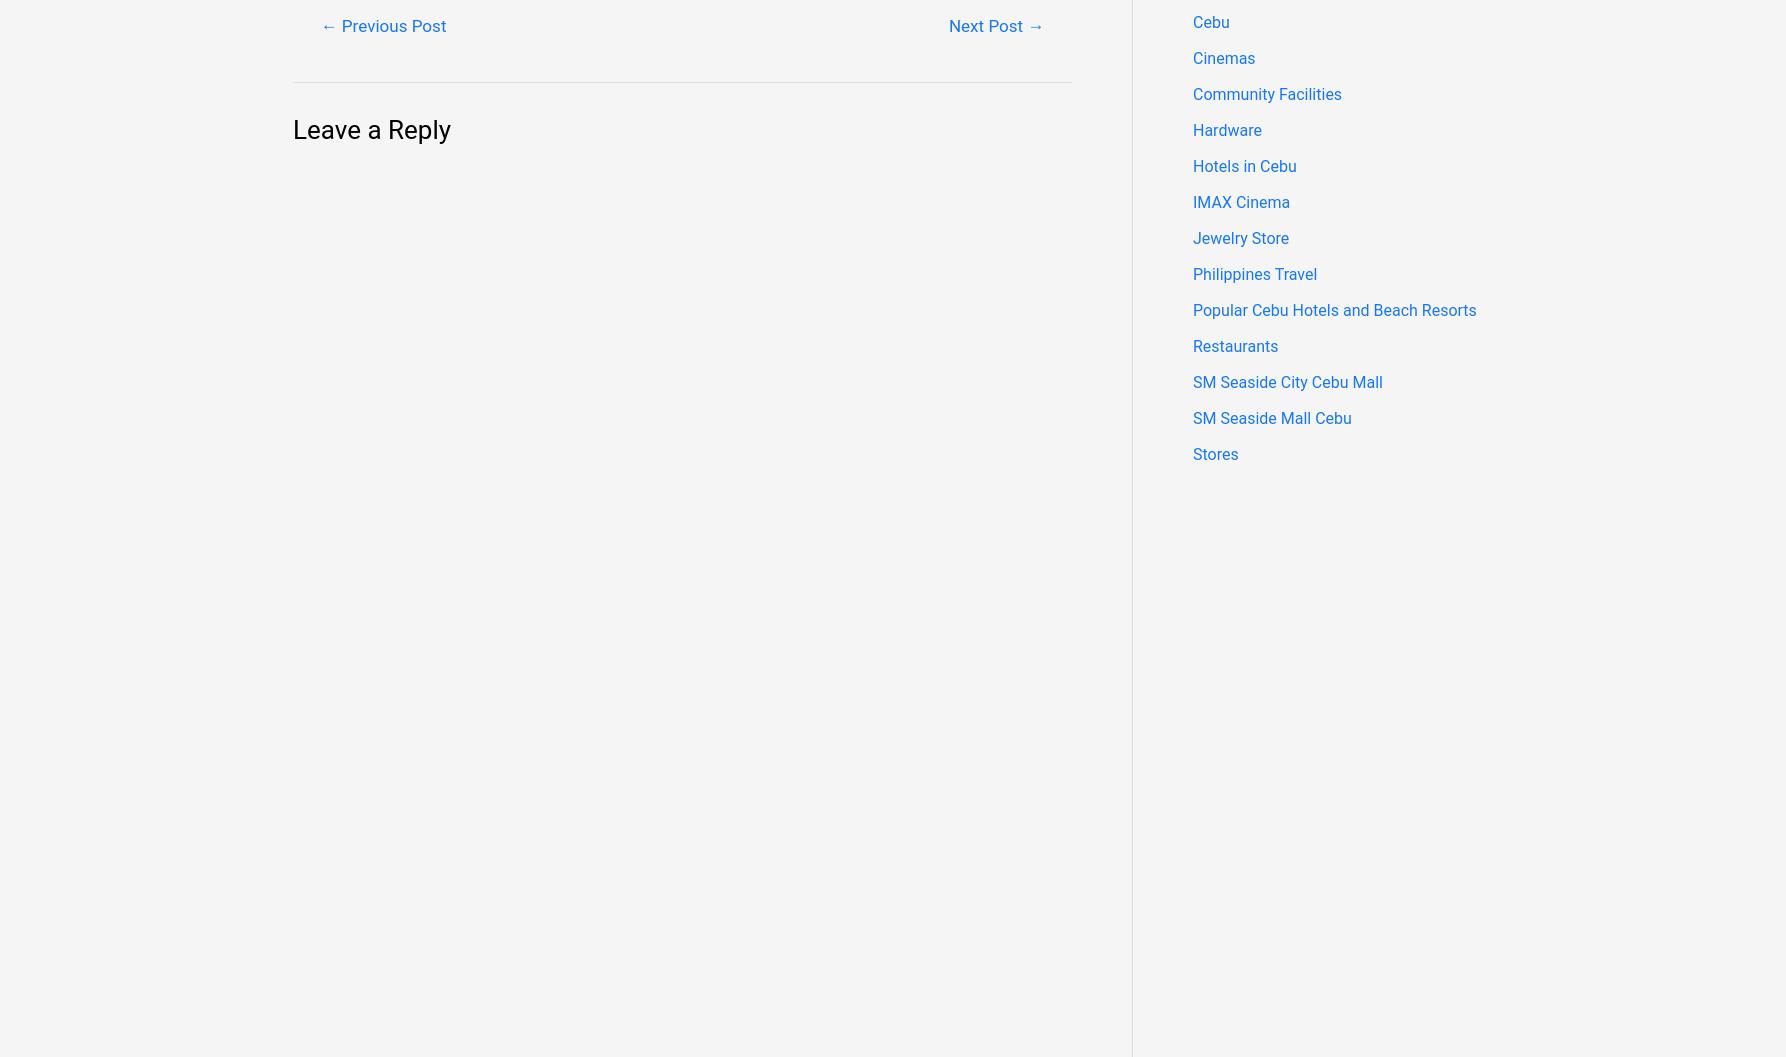  Describe the element at coordinates (372, 127) in the screenshot. I see `'Leave a Reply'` at that location.